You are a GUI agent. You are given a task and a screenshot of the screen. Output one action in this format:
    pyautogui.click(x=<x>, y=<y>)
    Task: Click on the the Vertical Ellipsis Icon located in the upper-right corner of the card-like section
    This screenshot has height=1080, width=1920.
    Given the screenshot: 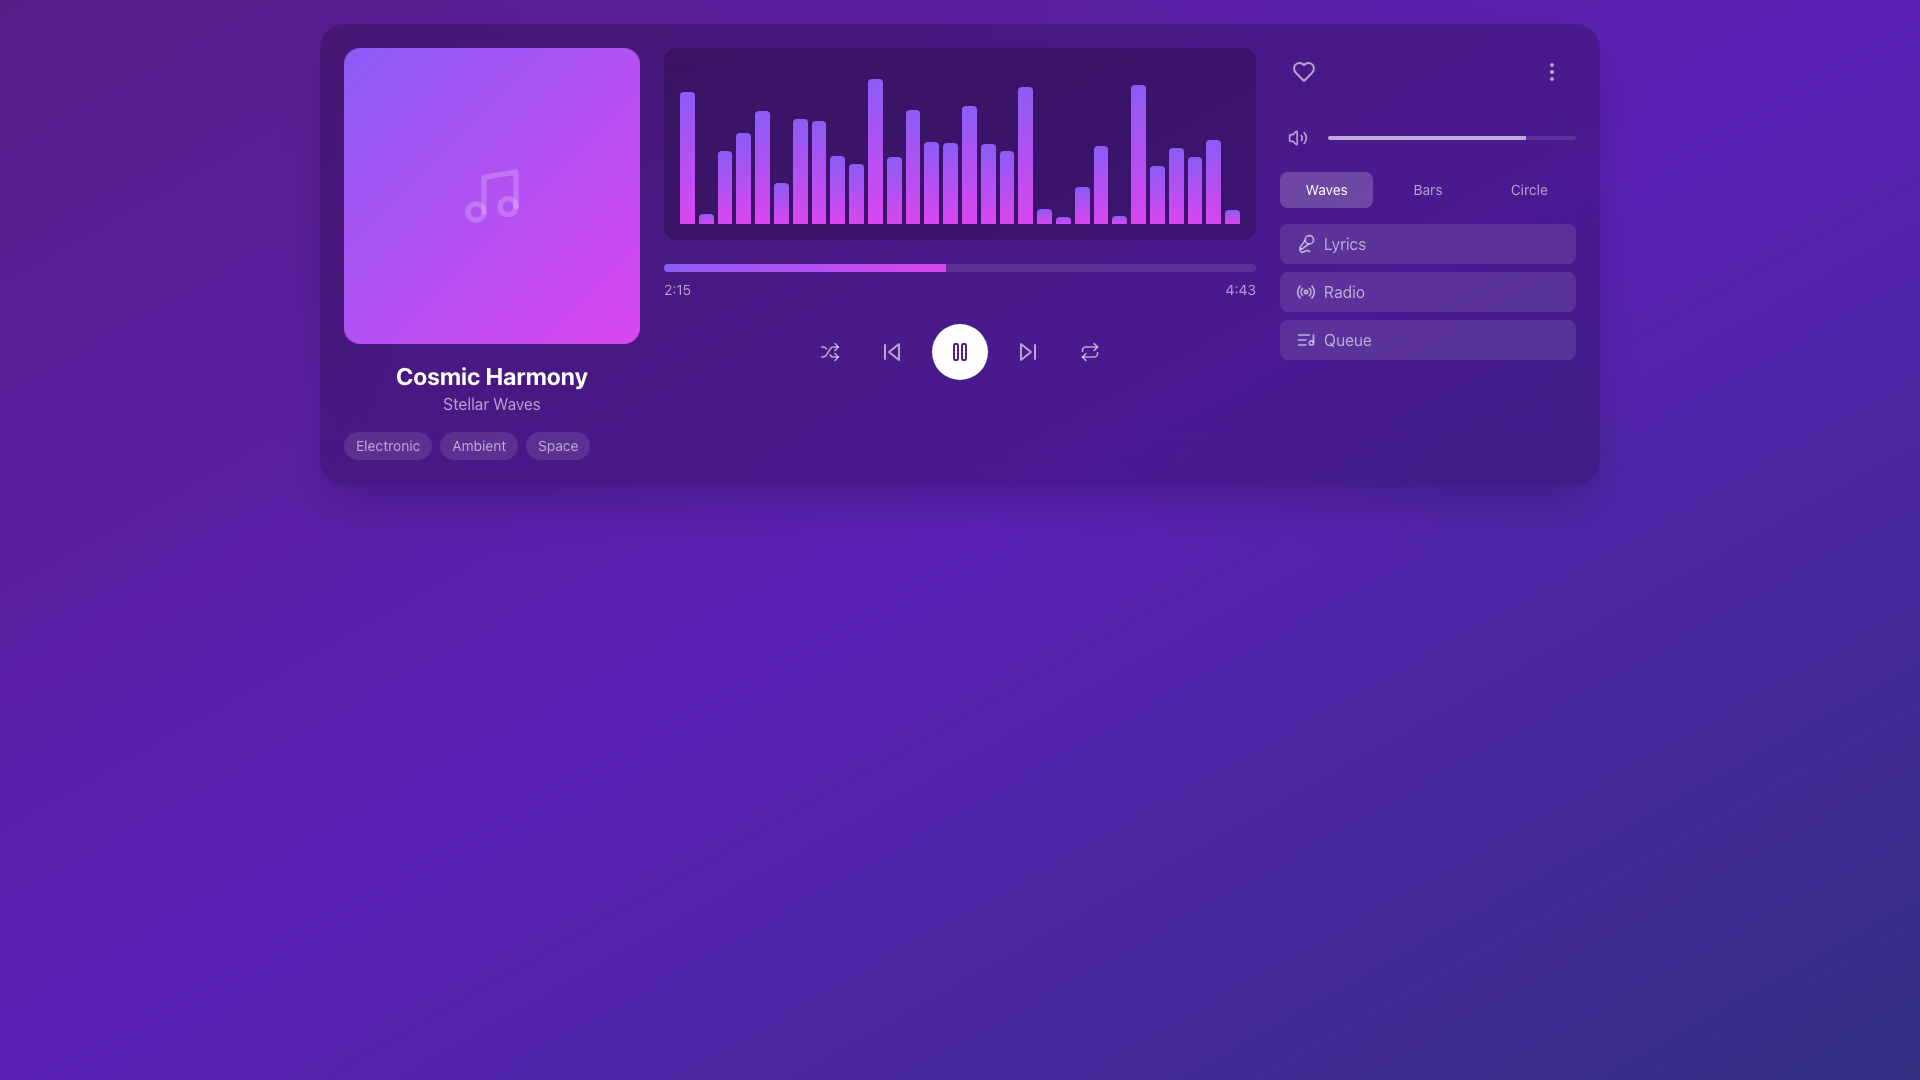 What is the action you would take?
    pyautogui.click(x=1550, y=71)
    